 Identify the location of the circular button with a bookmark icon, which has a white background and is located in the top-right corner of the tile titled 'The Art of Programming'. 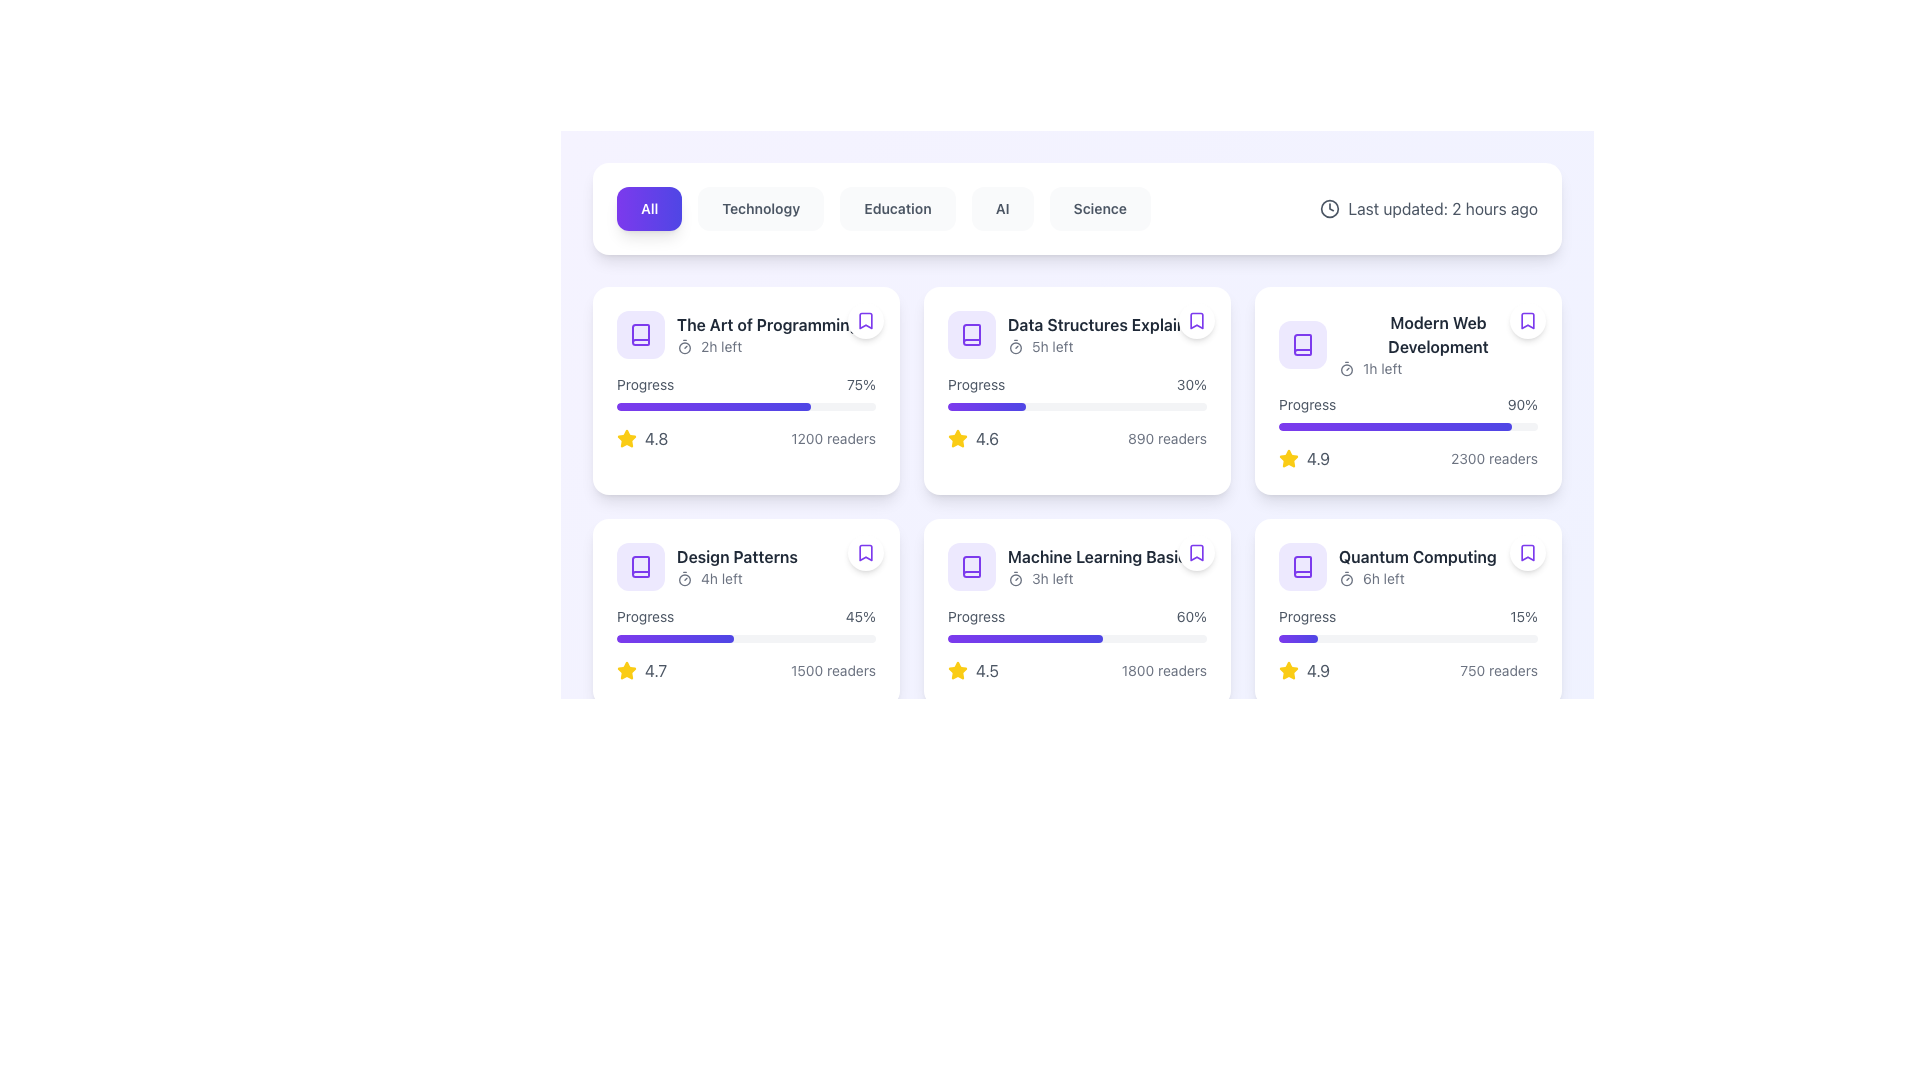
(865, 319).